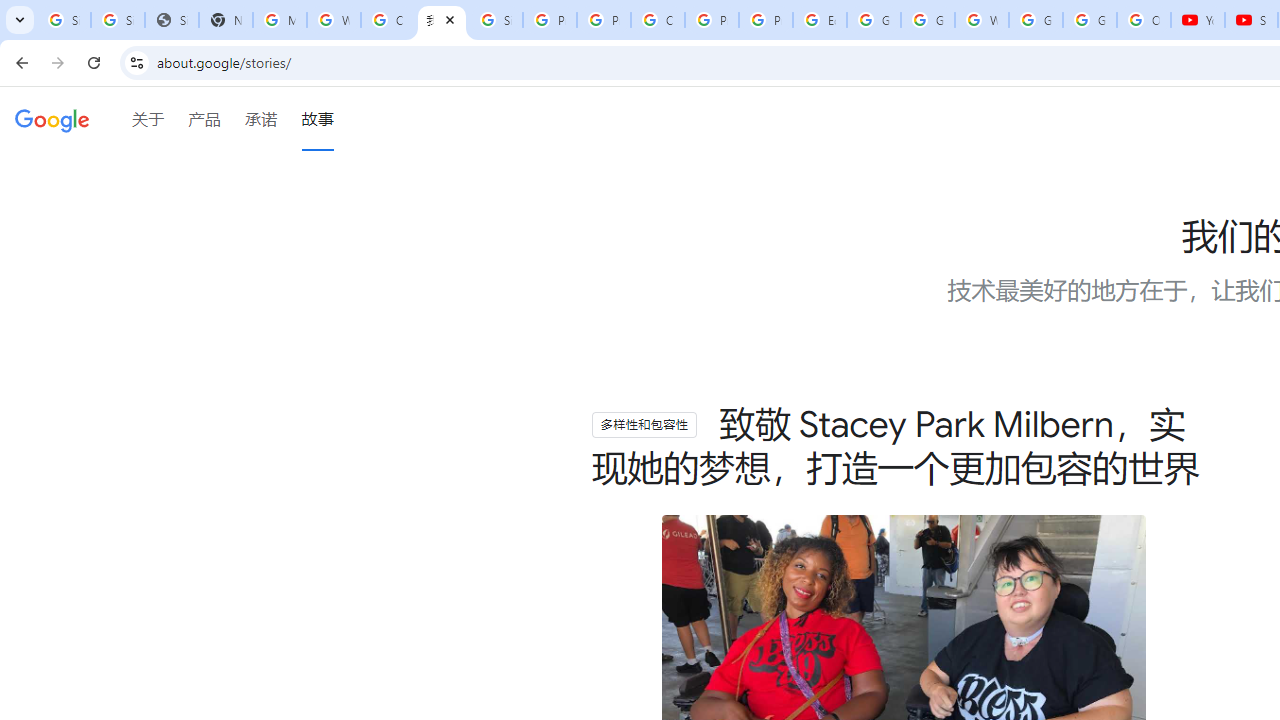 This screenshot has height=720, width=1280. Describe the element at coordinates (171, 20) in the screenshot. I see `'Sign In - USA TODAY'` at that location.